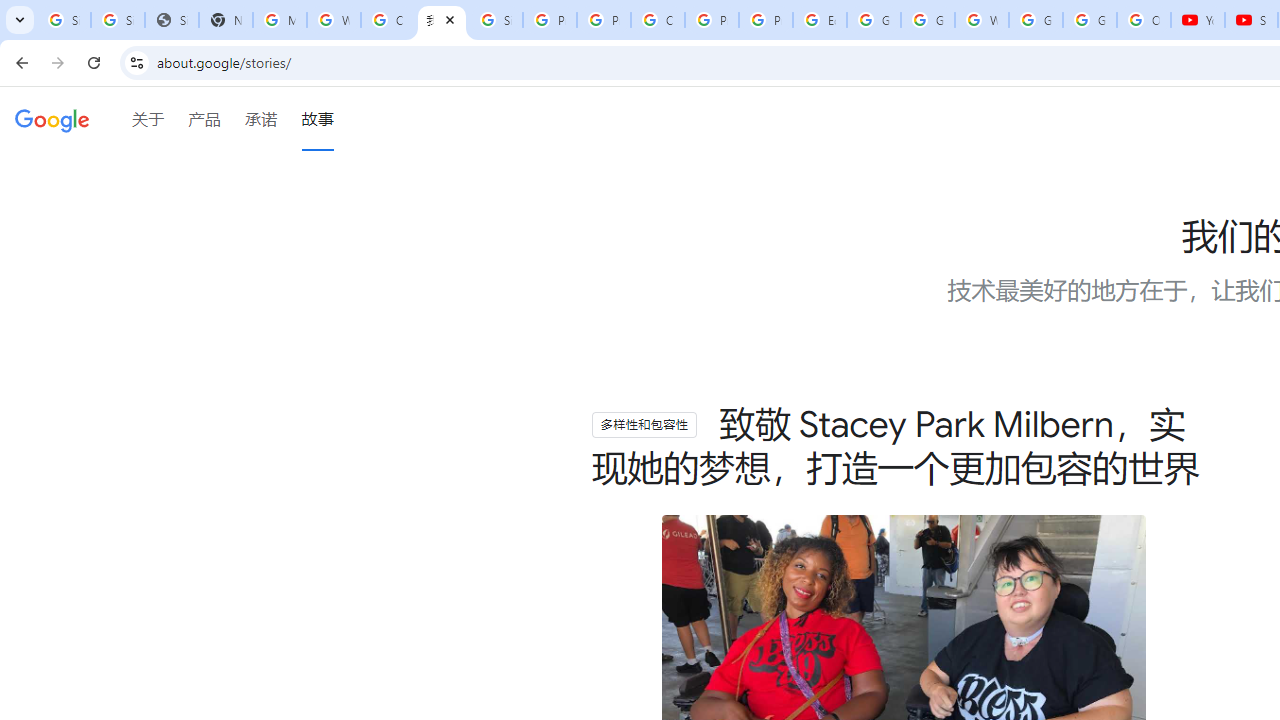 This screenshot has height=720, width=1280. Describe the element at coordinates (171, 20) in the screenshot. I see `'Sign In - USA TODAY'` at that location.